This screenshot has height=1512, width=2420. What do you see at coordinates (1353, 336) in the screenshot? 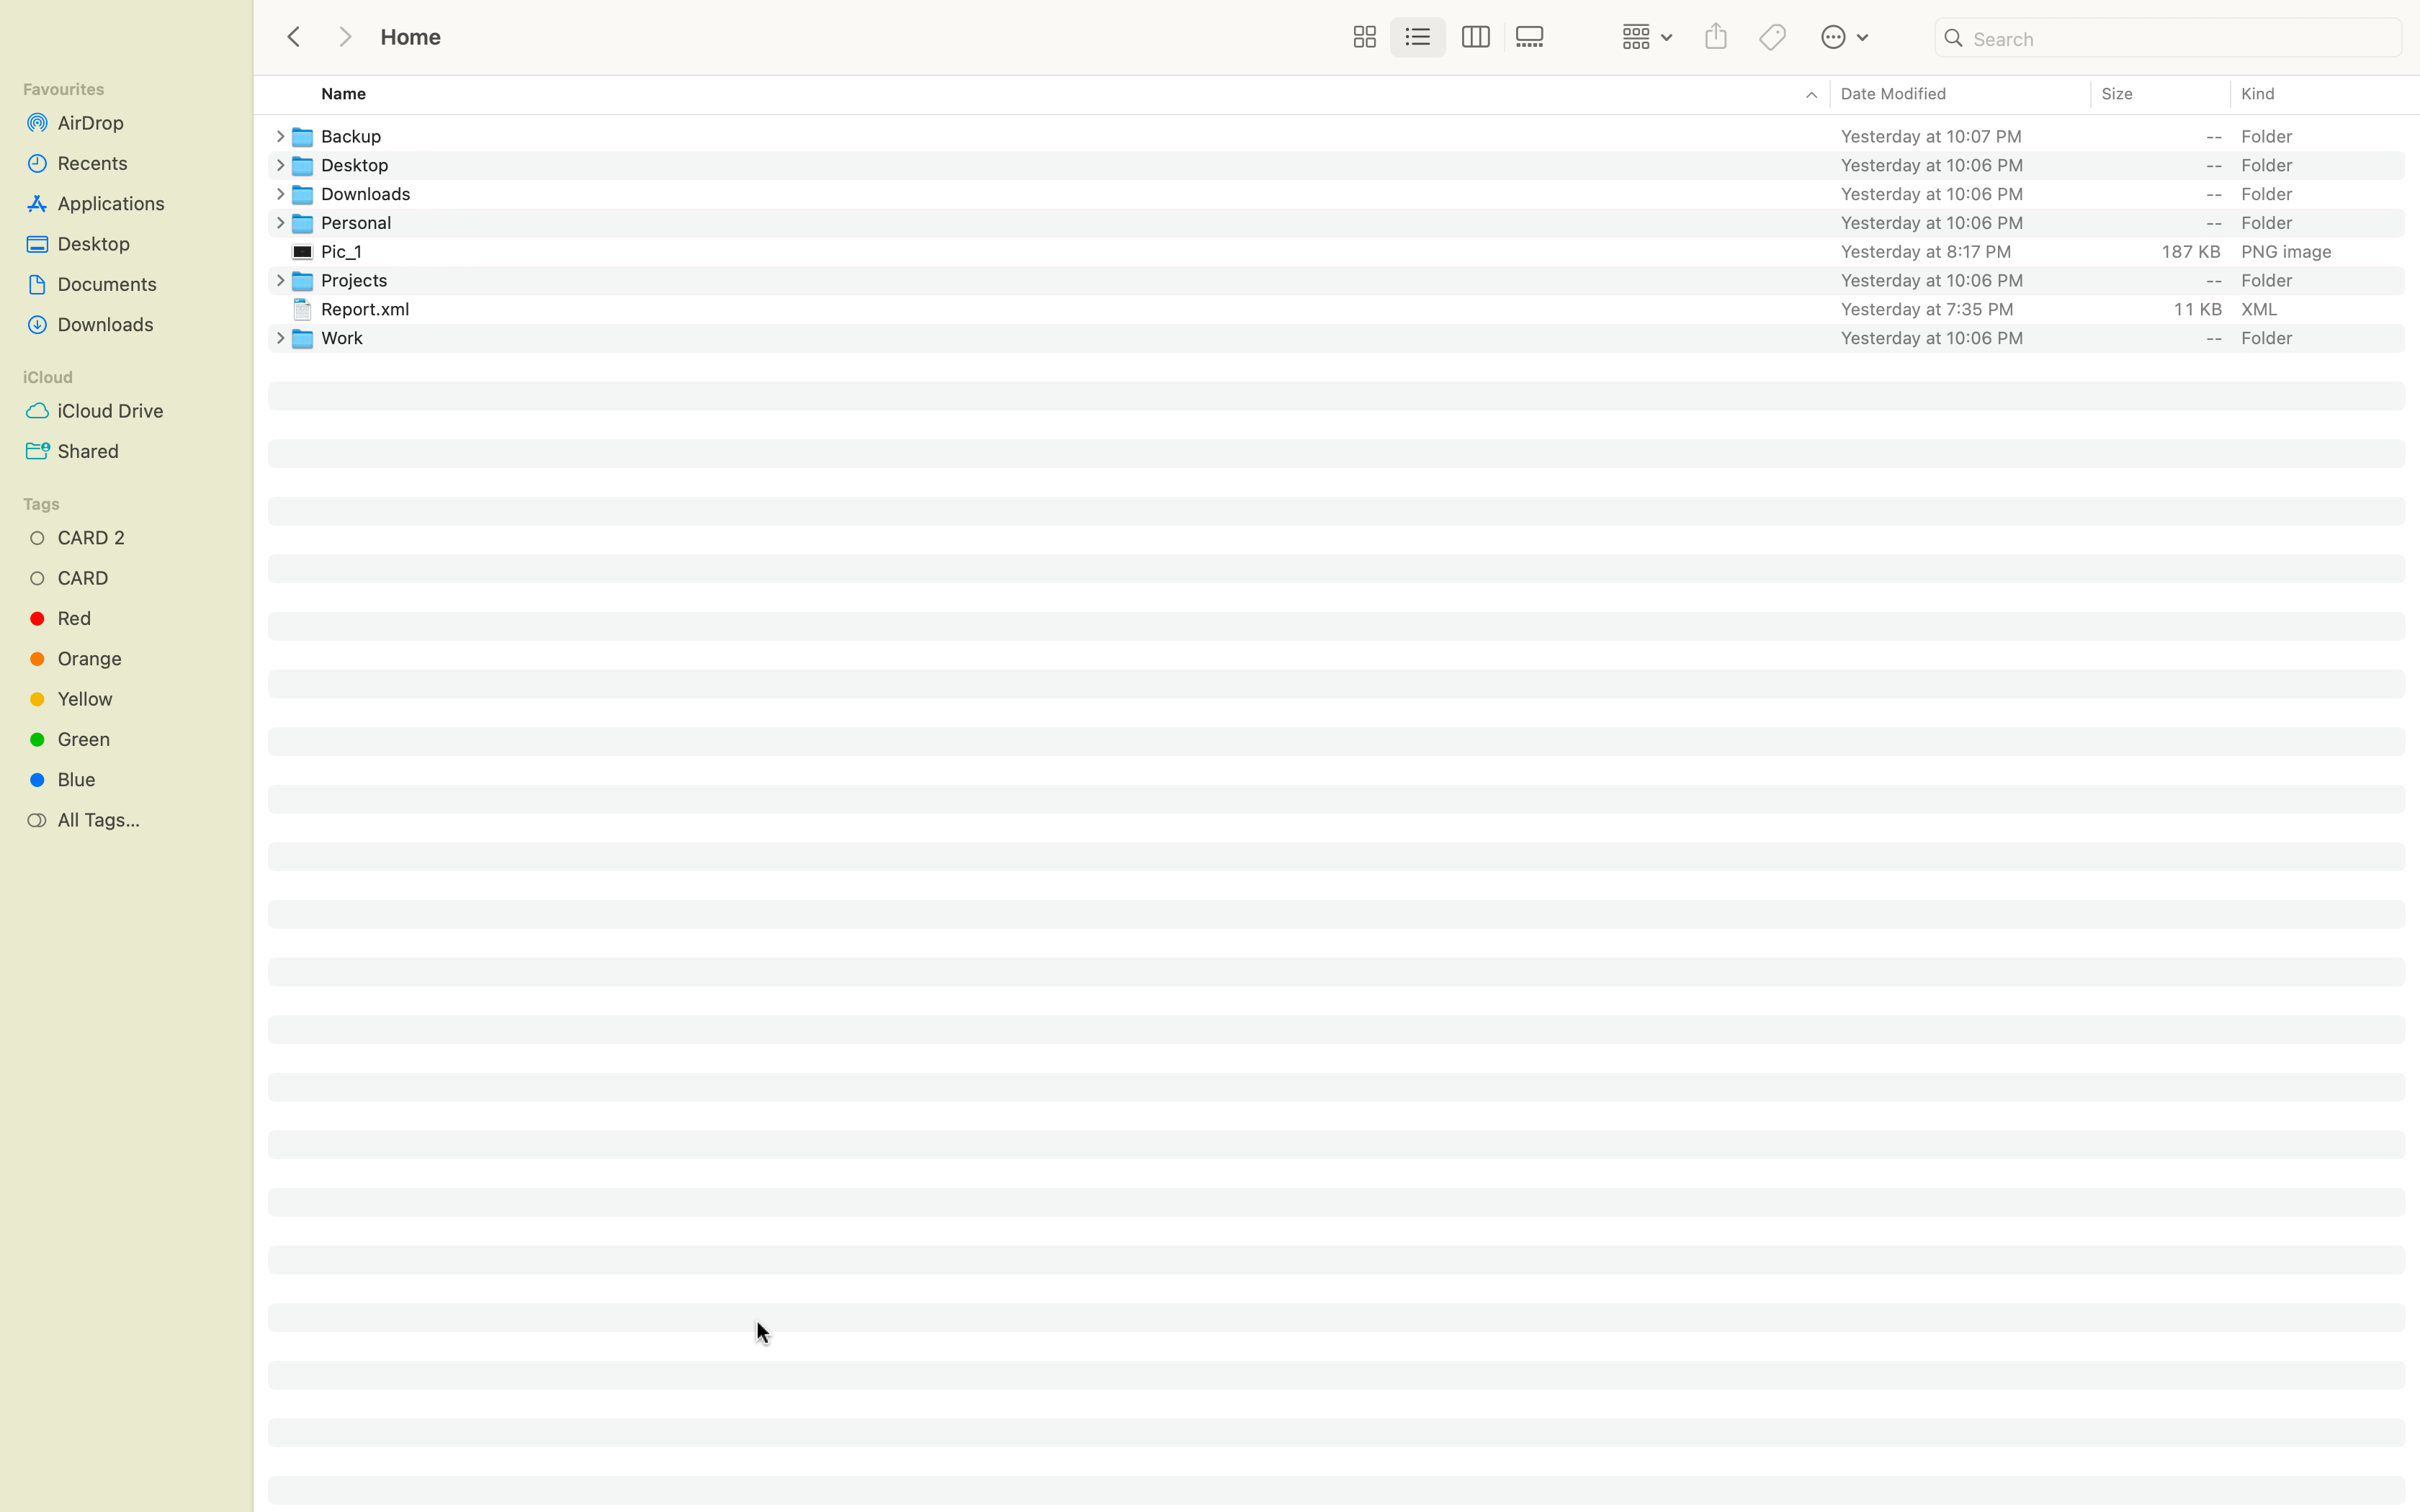
I see `Delete the last folder in the list using keyboard` at bounding box center [1353, 336].